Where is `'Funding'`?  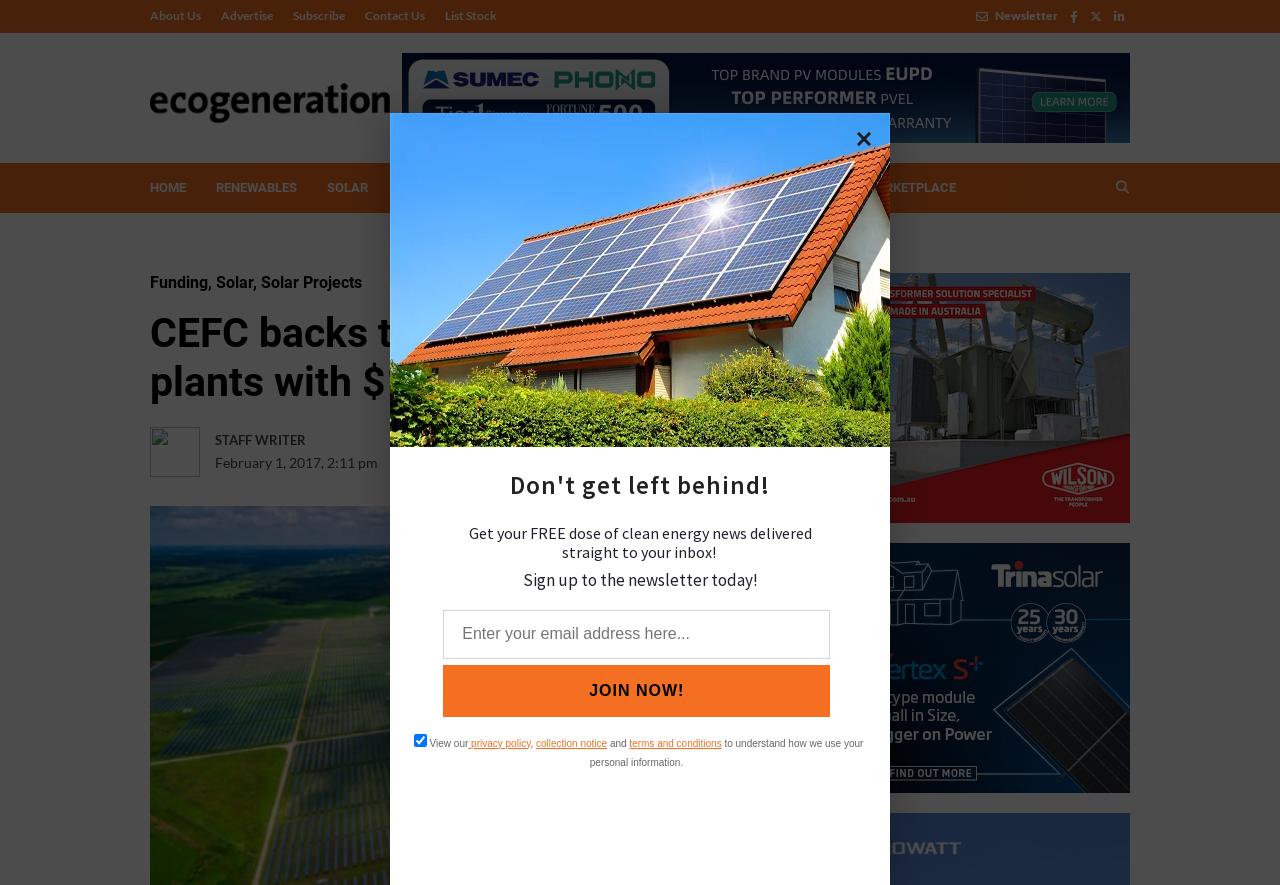 'Funding' is located at coordinates (149, 281).